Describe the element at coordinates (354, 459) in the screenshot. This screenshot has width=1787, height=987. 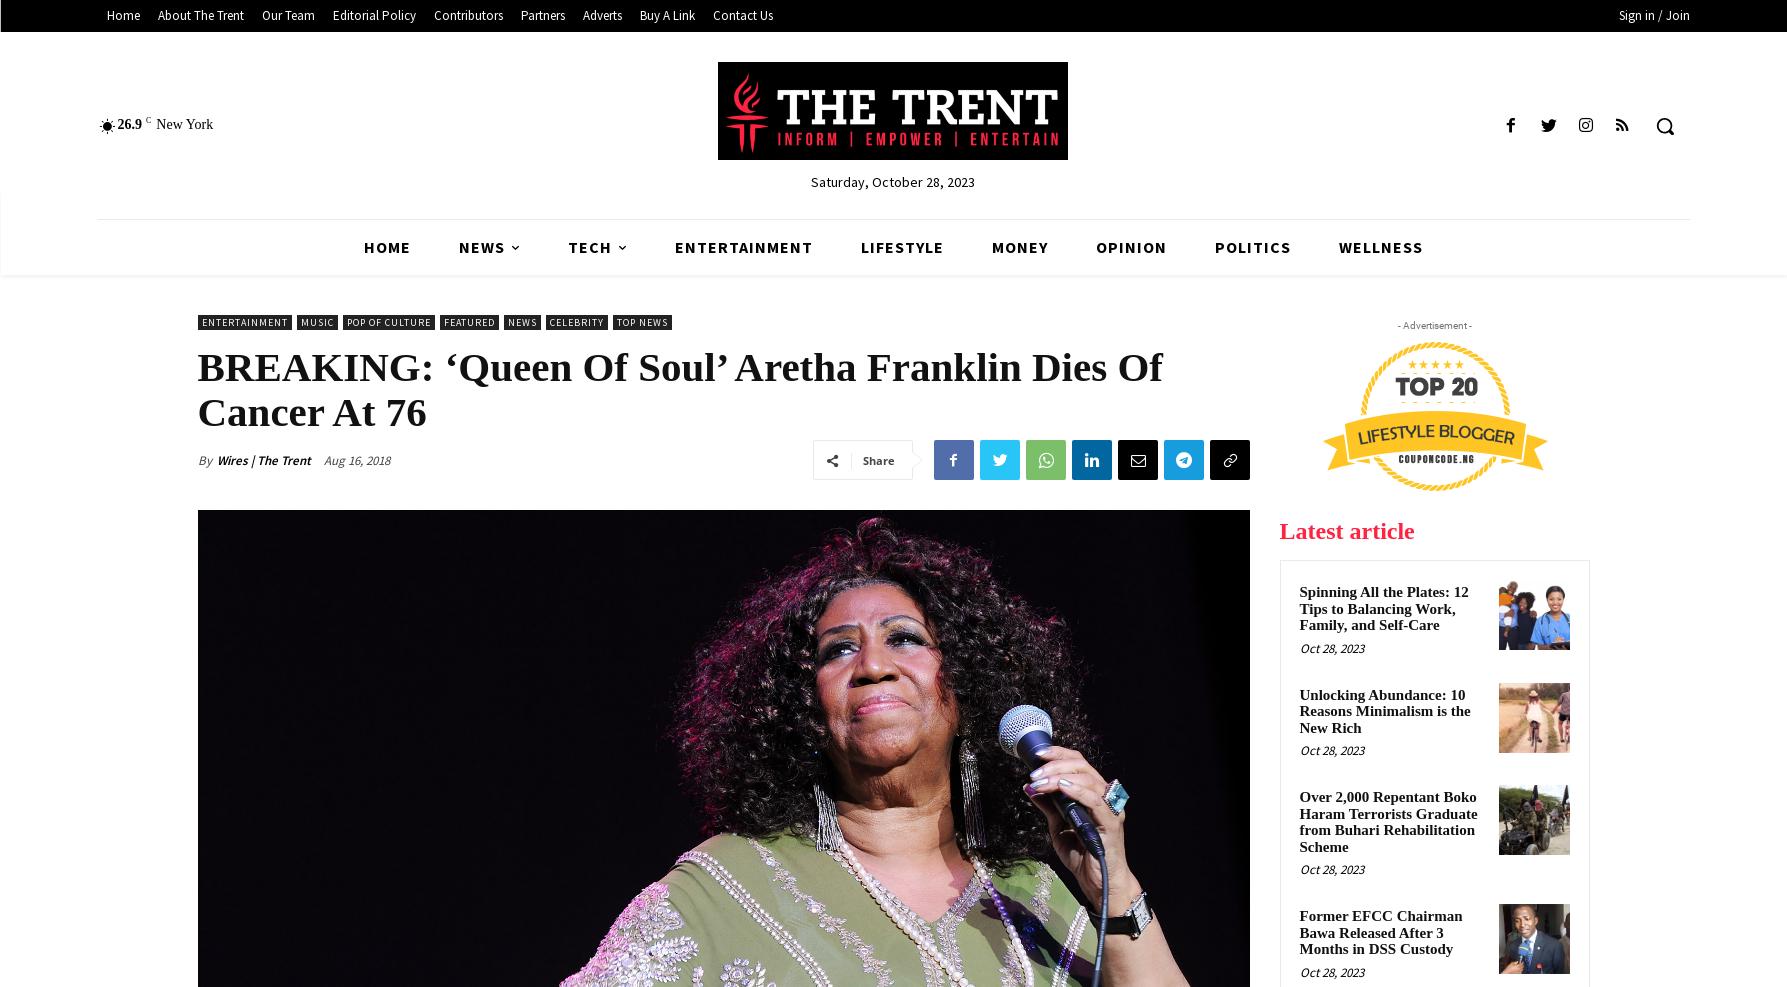
I see `'Aug 16, 2018'` at that location.